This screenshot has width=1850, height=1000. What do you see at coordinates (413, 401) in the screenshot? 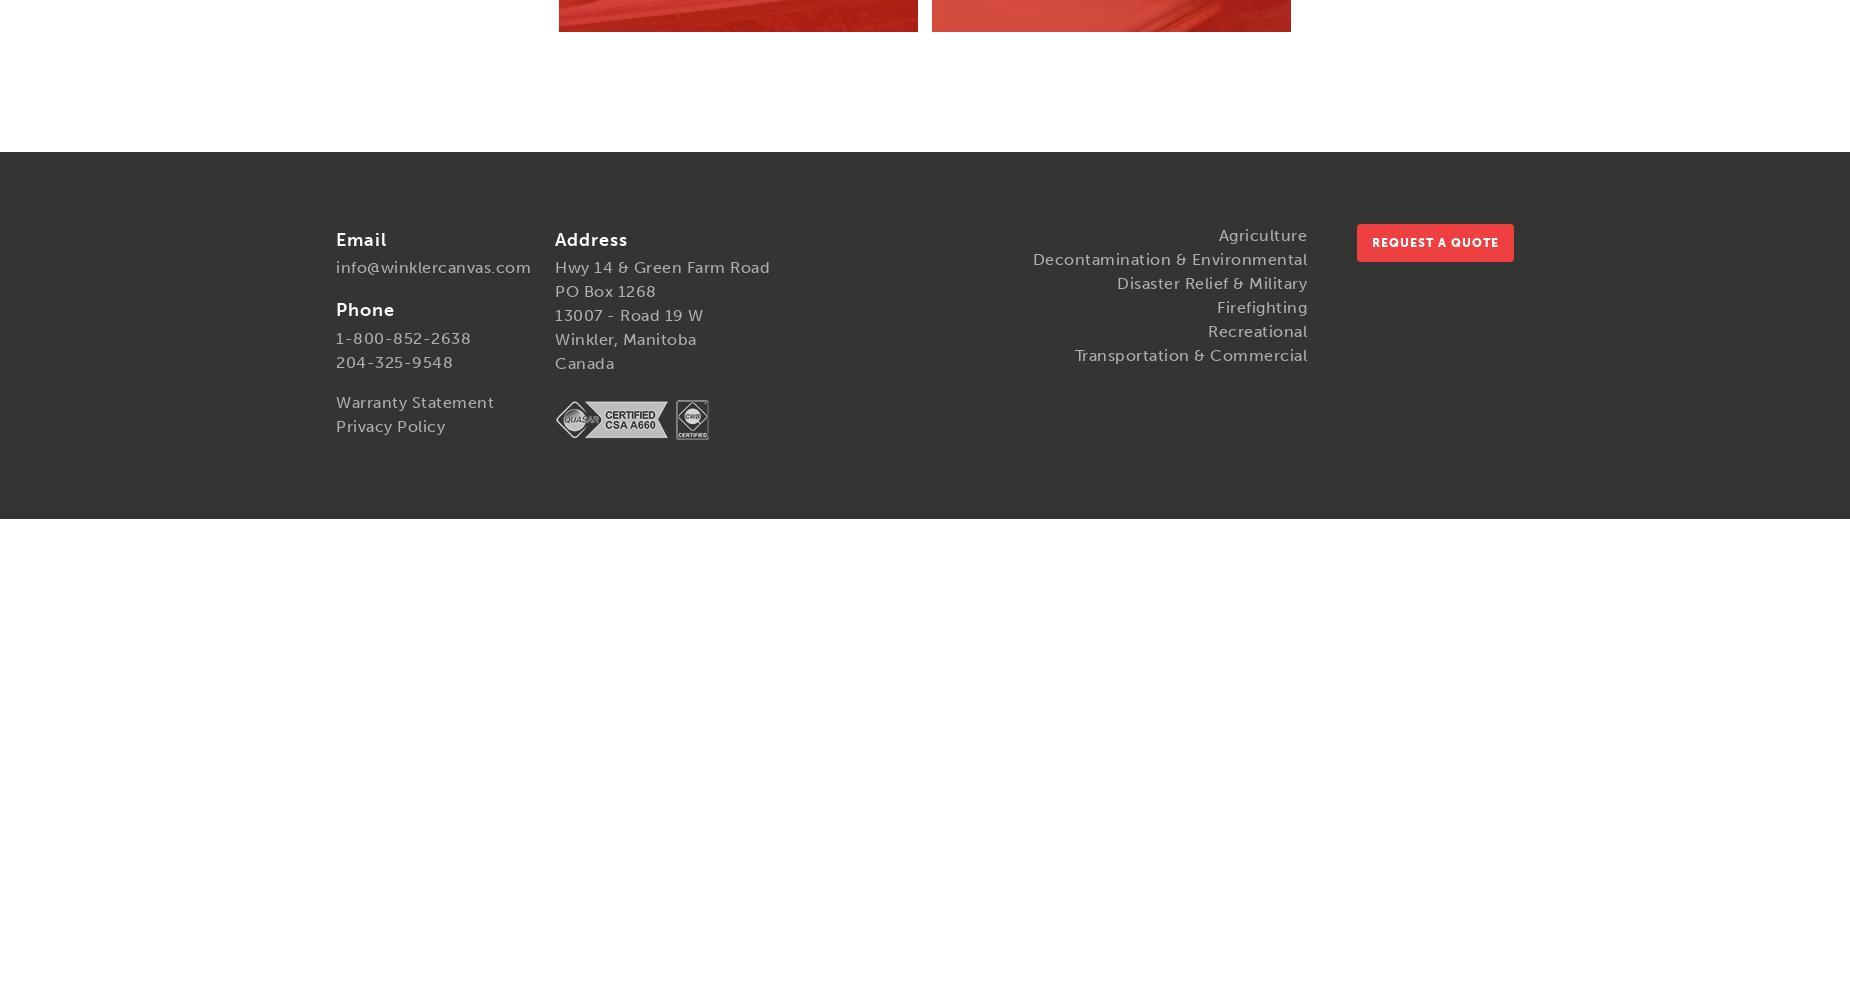
I see `'Warranty Statement'` at bounding box center [413, 401].